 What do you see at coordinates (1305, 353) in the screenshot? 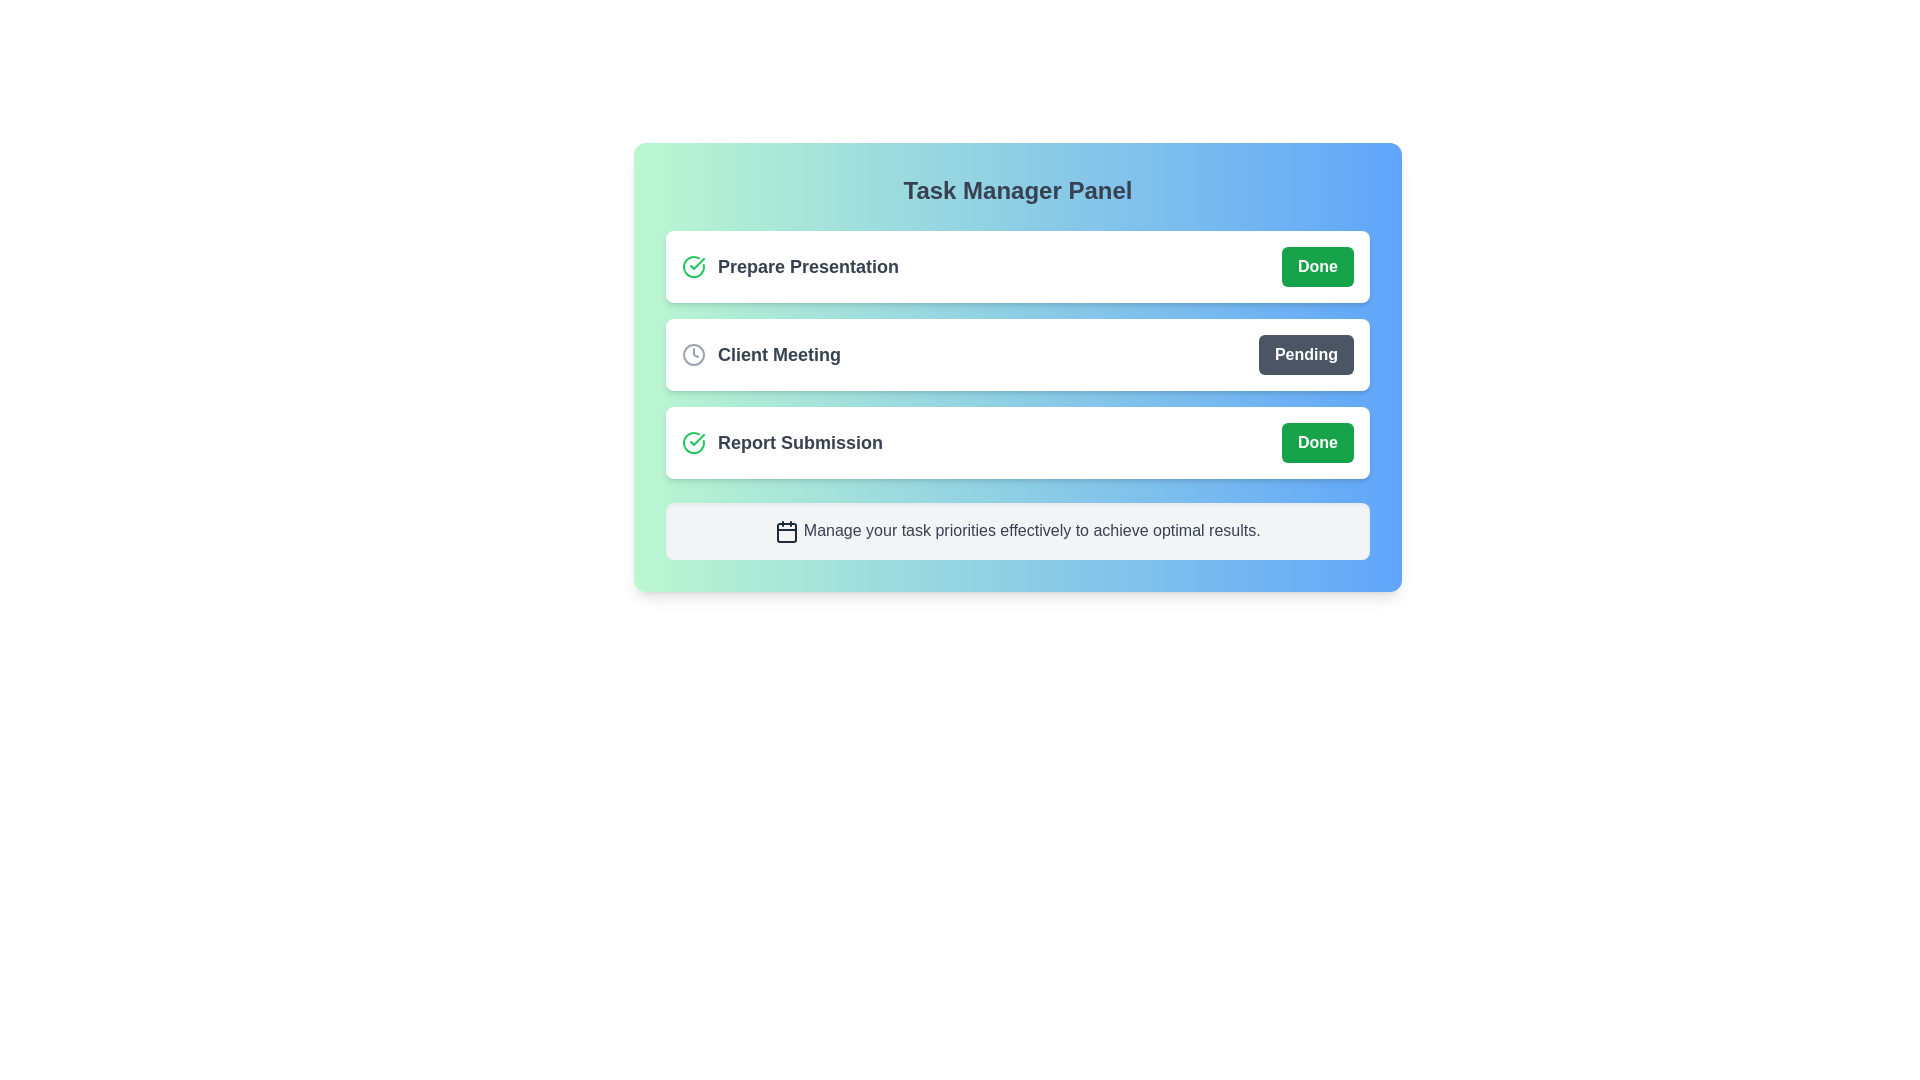
I see `the button corresponding to the task Client Meeting to toggle its status` at bounding box center [1305, 353].